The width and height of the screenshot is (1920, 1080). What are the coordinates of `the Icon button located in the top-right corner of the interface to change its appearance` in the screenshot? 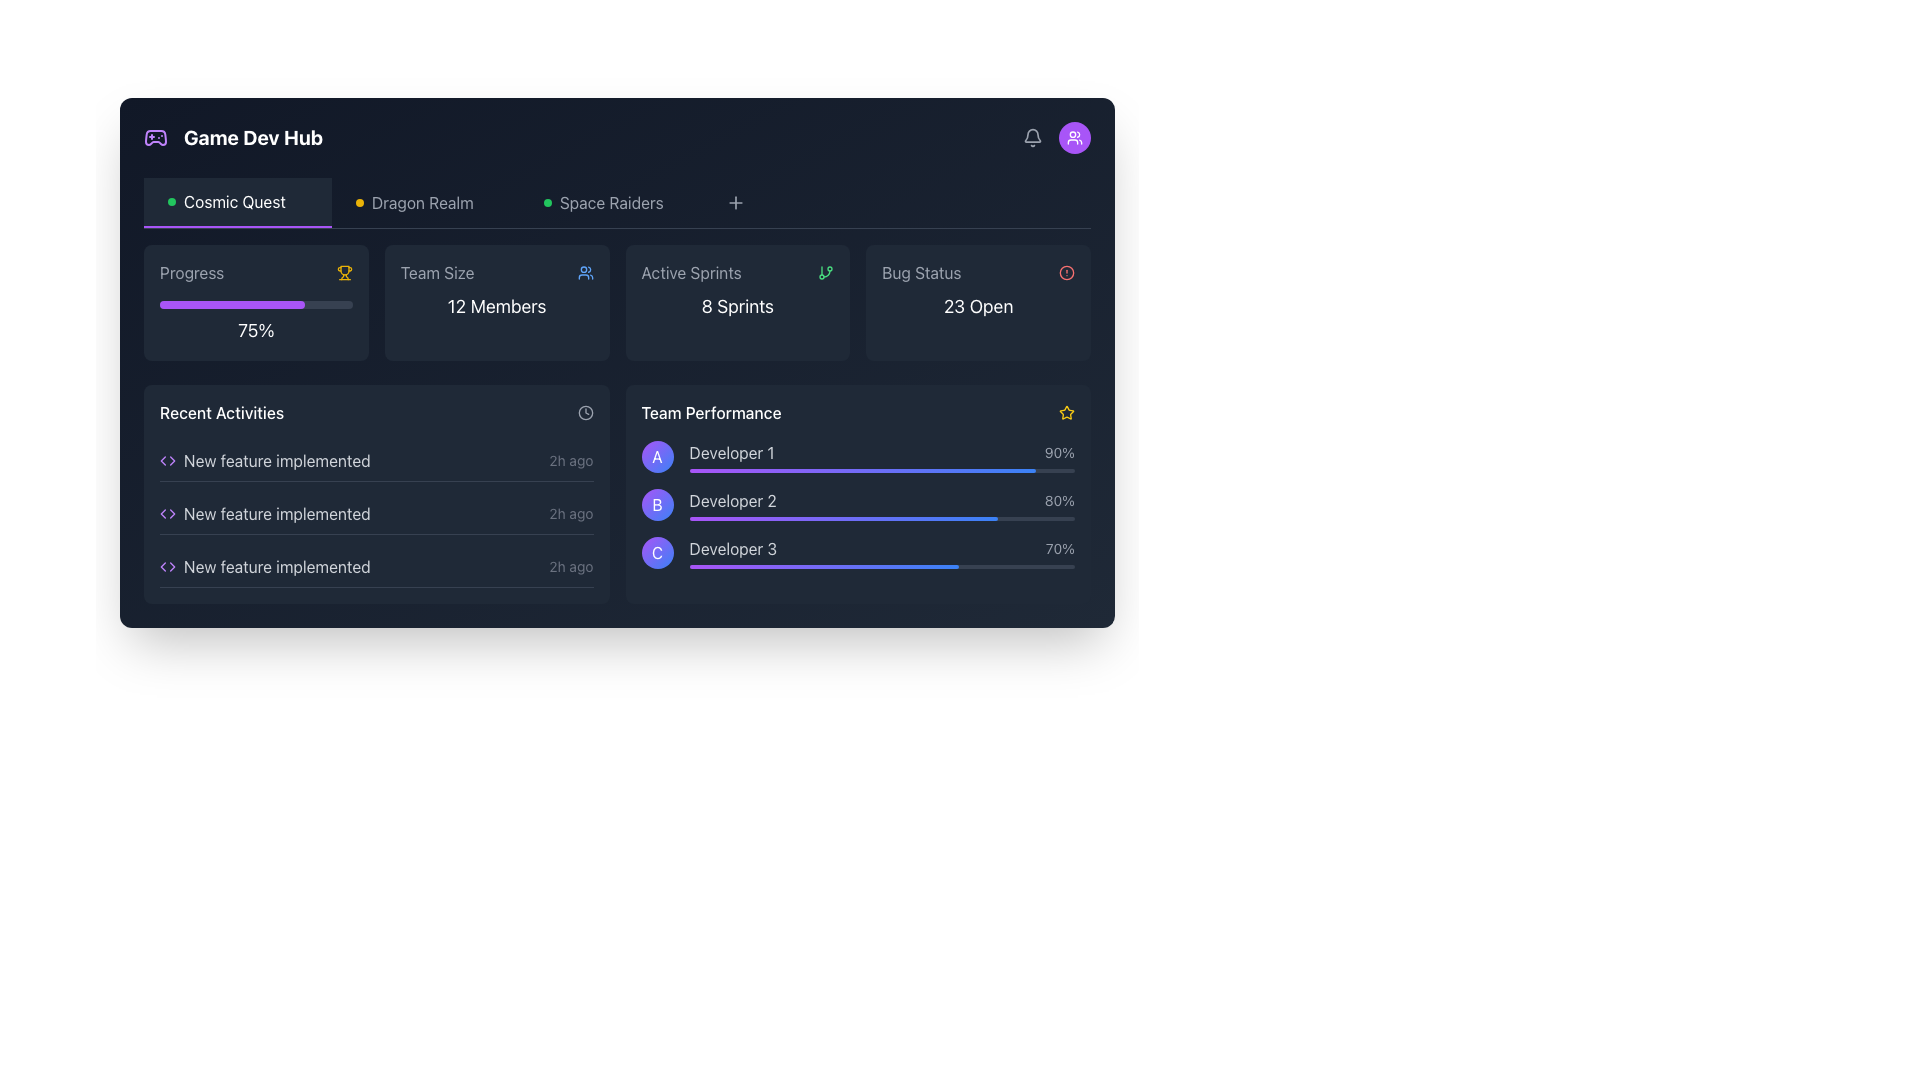 It's located at (1032, 137).